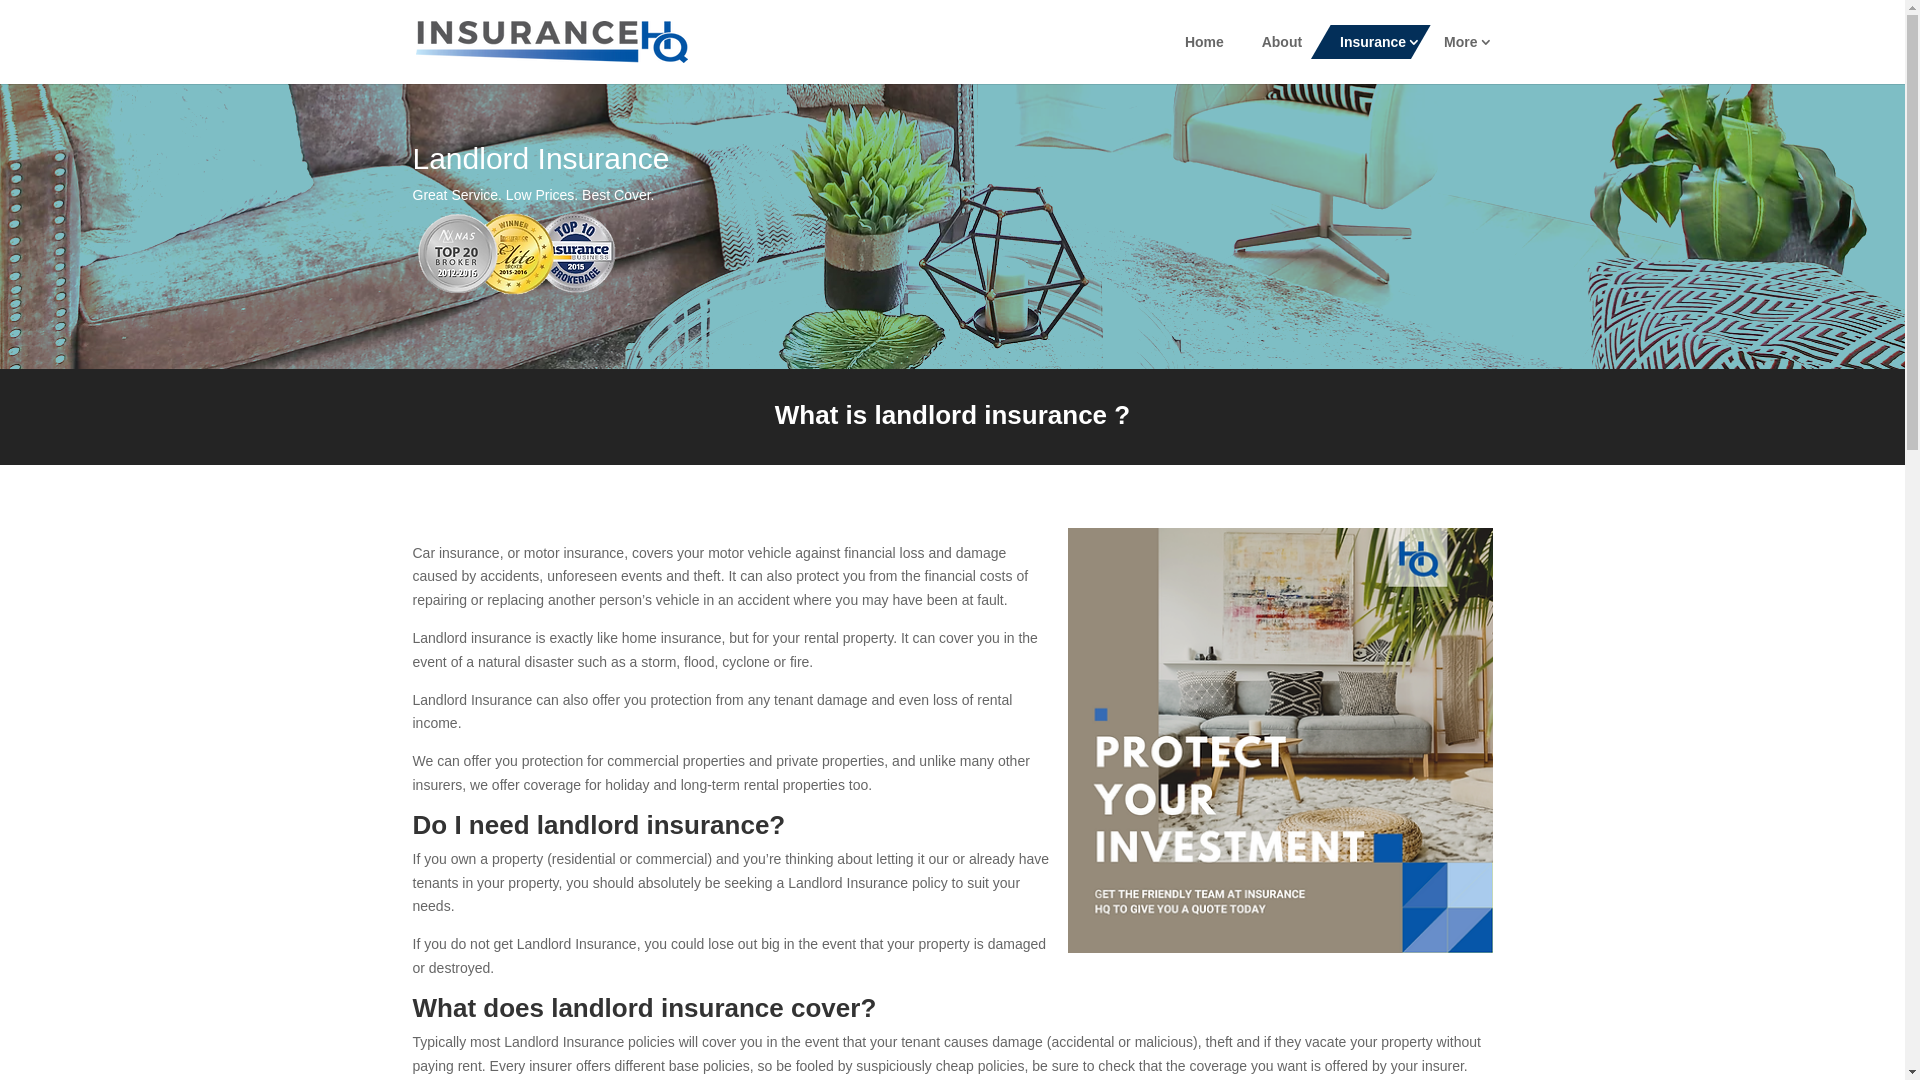 This screenshot has width=1920, height=1080. Describe the element at coordinates (1371, 42) in the screenshot. I see `'Insurance'` at that location.